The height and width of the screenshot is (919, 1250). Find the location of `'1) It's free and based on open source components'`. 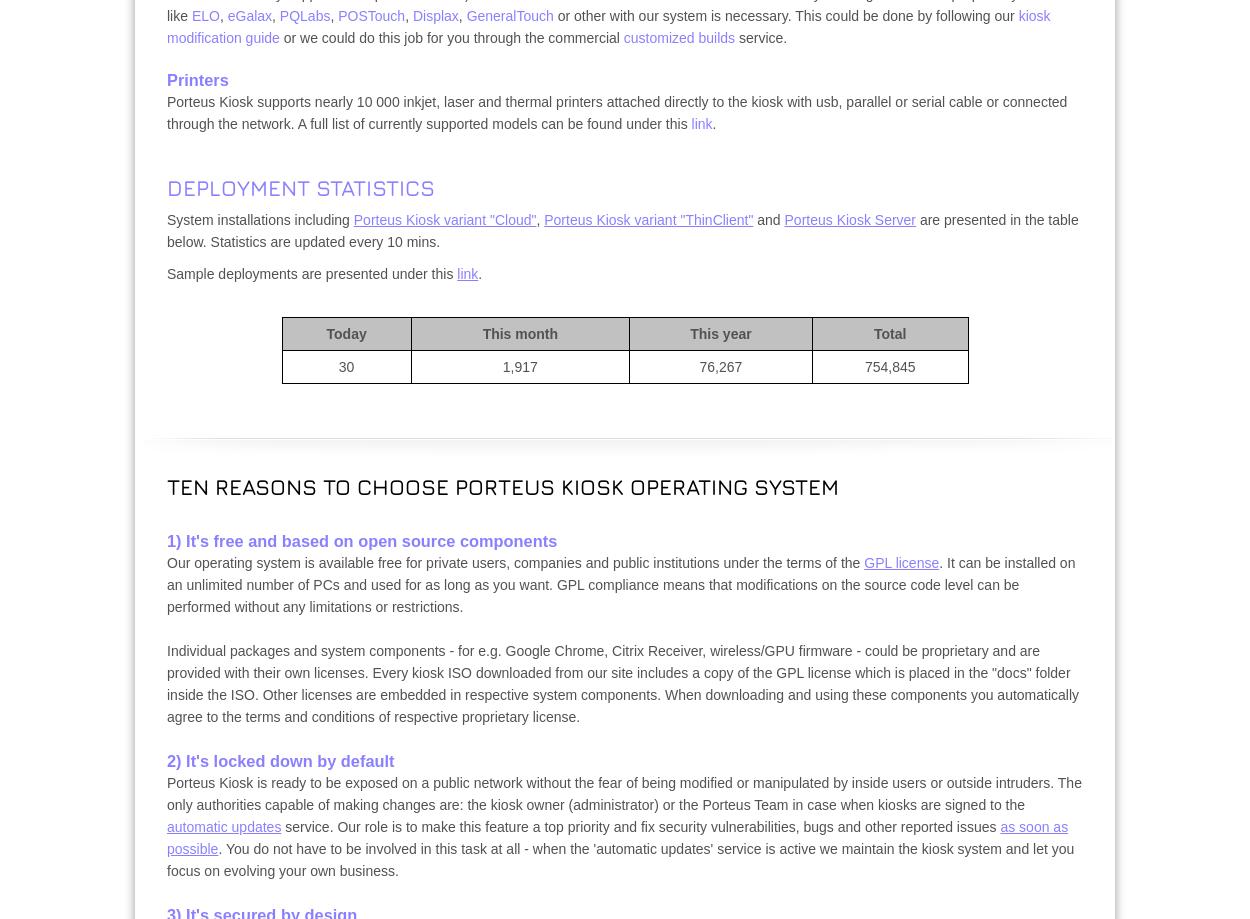

'1) It's free and based on open source components' is located at coordinates (361, 540).